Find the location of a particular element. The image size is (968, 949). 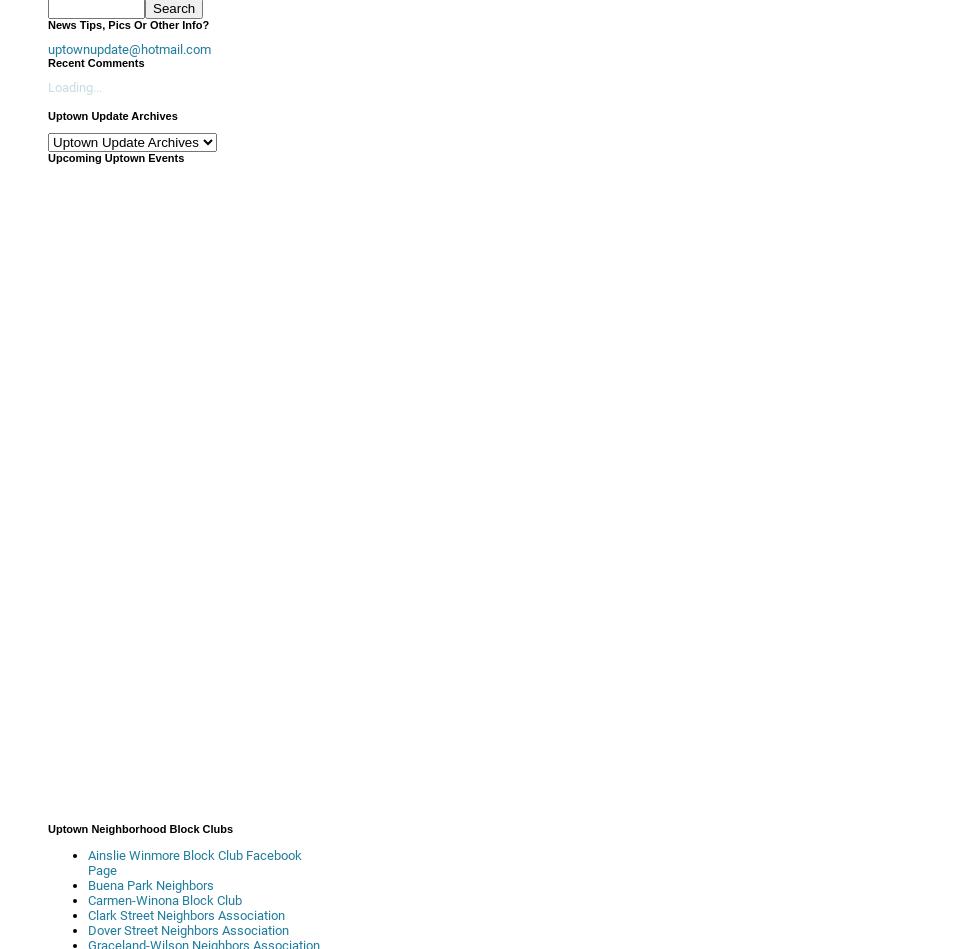

'Uptown Update Archives' is located at coordinates (112, 115).